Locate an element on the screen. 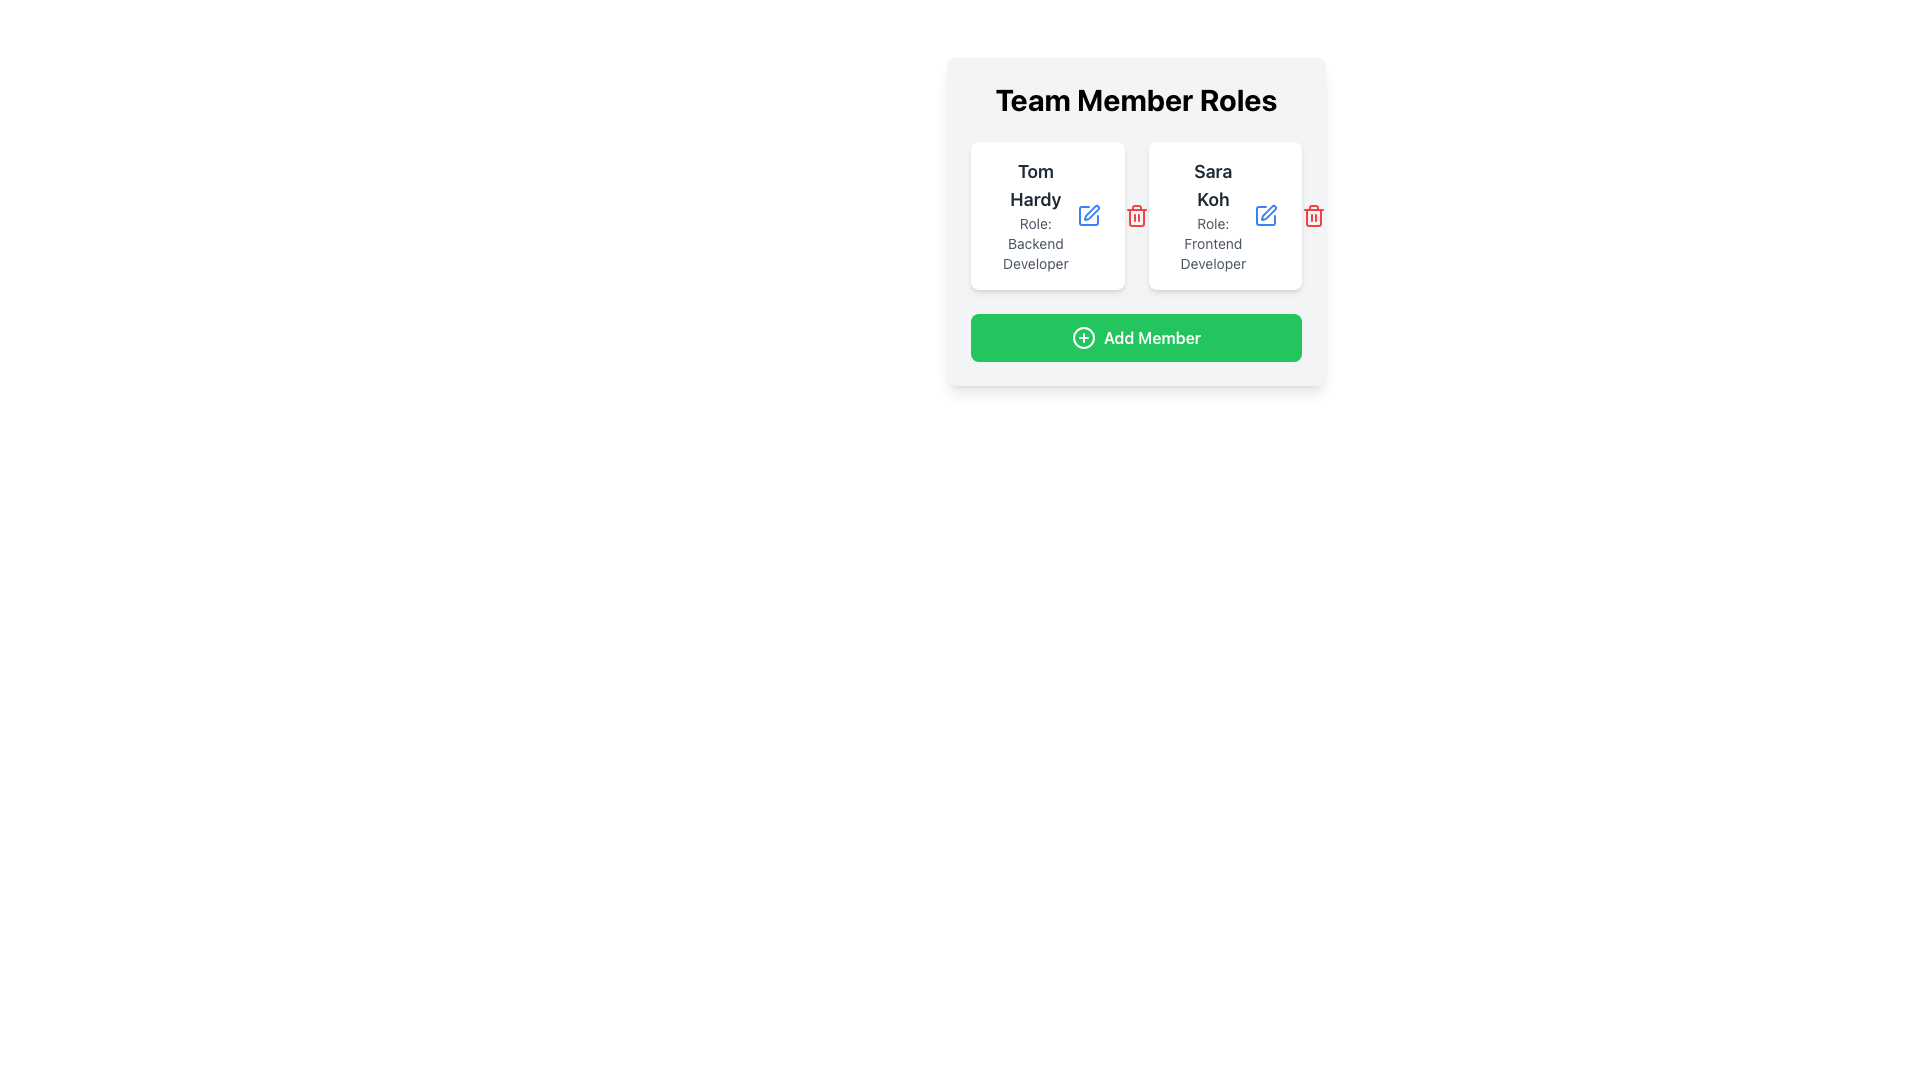  the blue pencil icon next to 'Sara Koh's details in the 'Team Member Roles' card is located at coordinates (1265, 216).